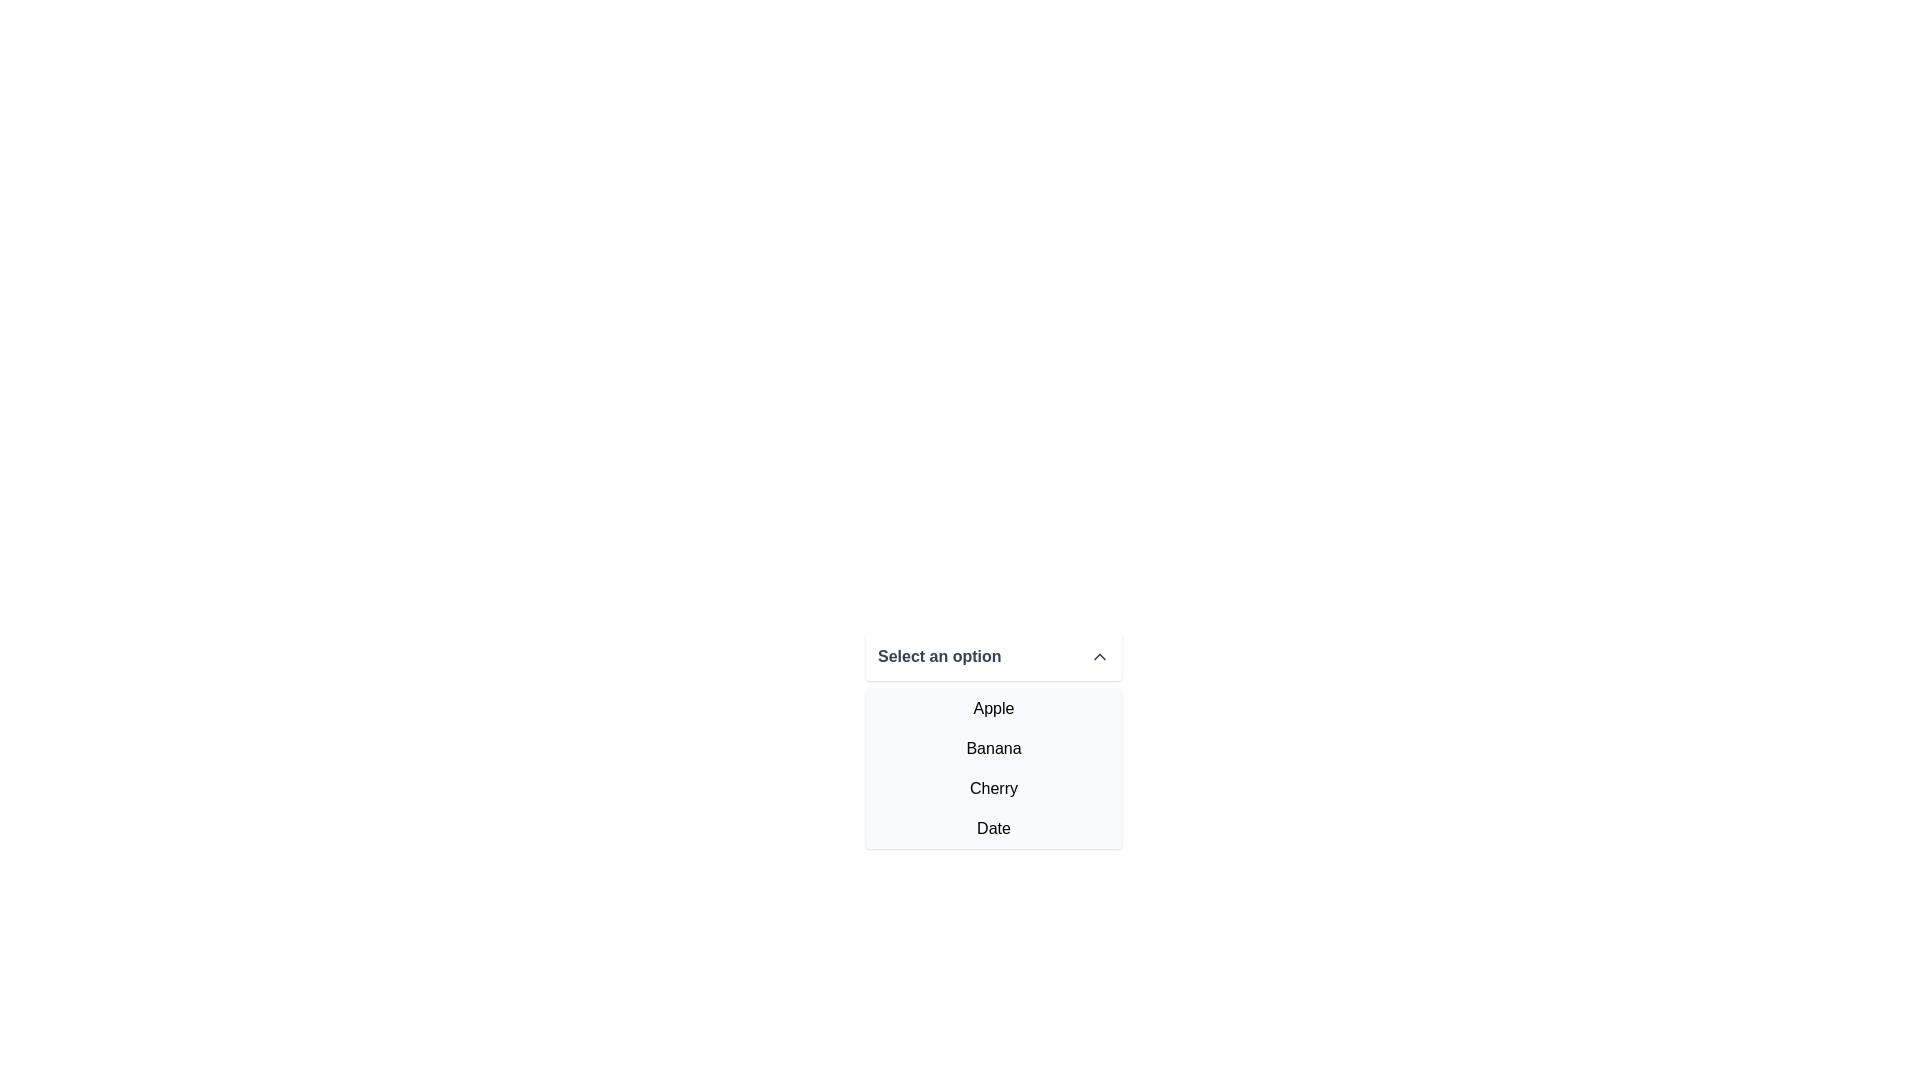 The width and height of the screenshot is (1920, 1080). I want to click on an item in the vertically-aligned list containing 'Apple', 'Banana', 'Cherry', and 'Date', so click(993, 767).